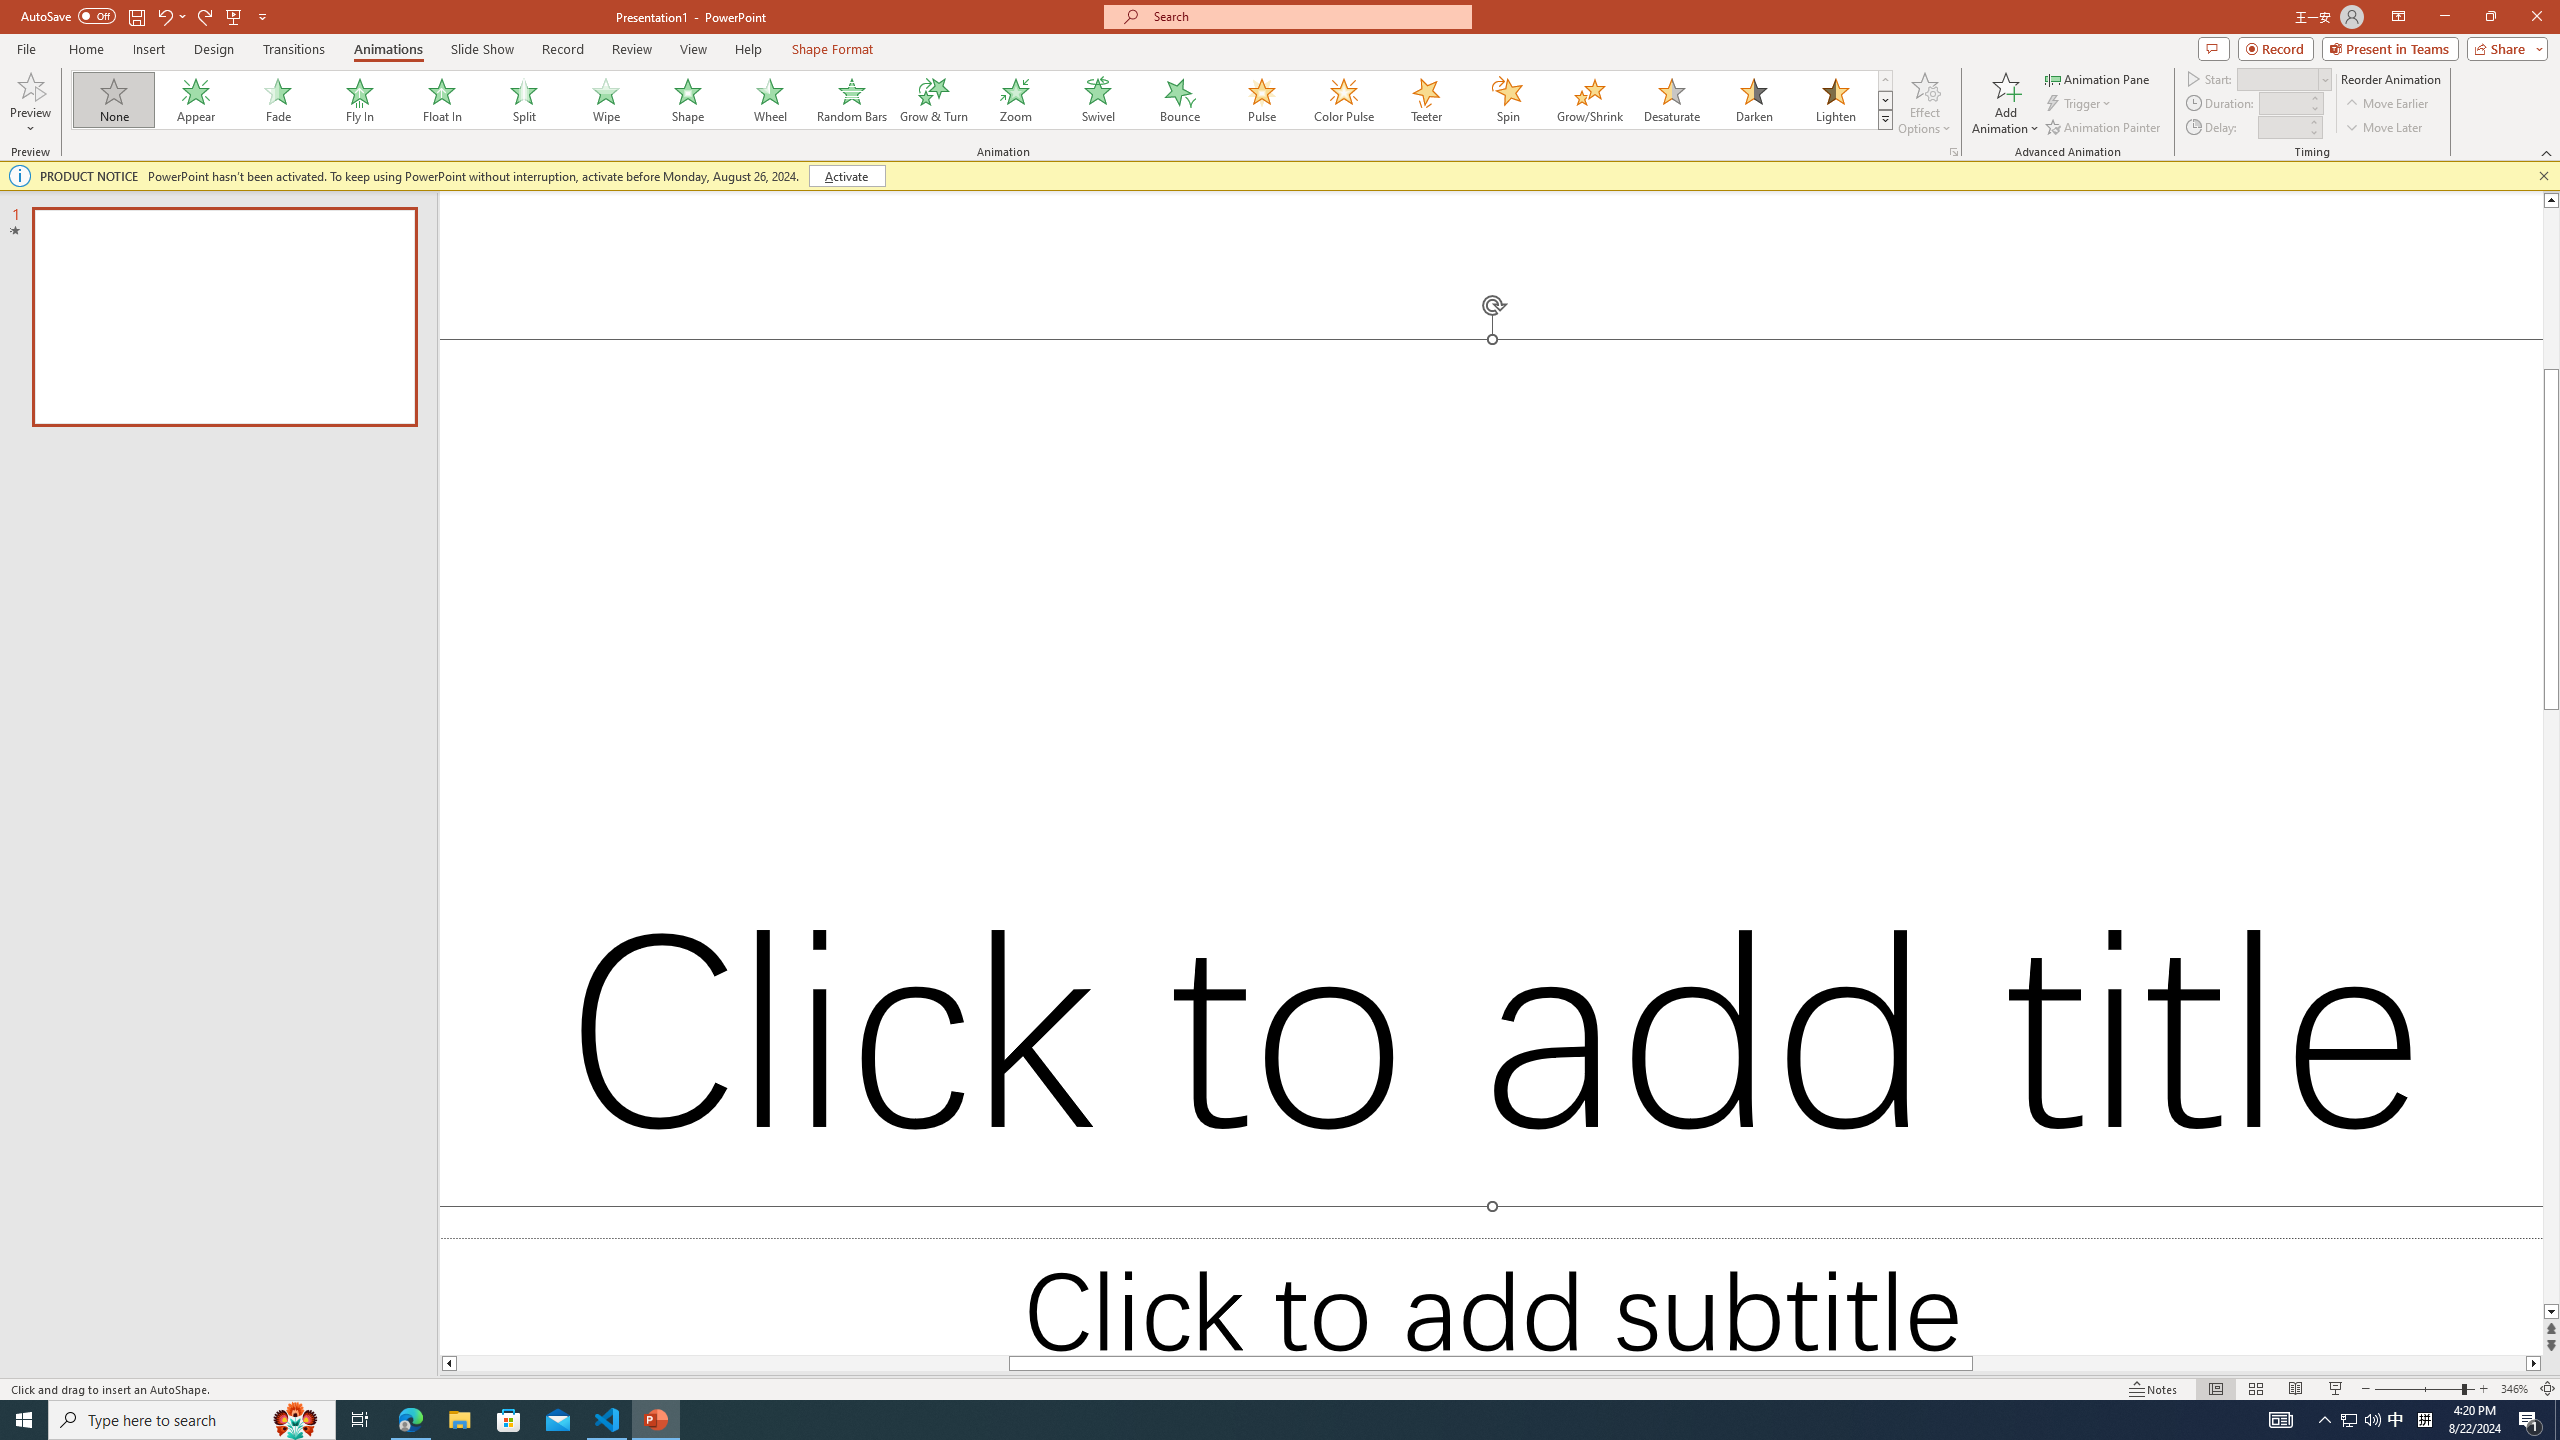 This screenshot has height=1440, width=2560. What do you see at coordinates (2279, 126) in the screenshot?
I see `'Animation Delay'` at bounding box center [2279, 126].